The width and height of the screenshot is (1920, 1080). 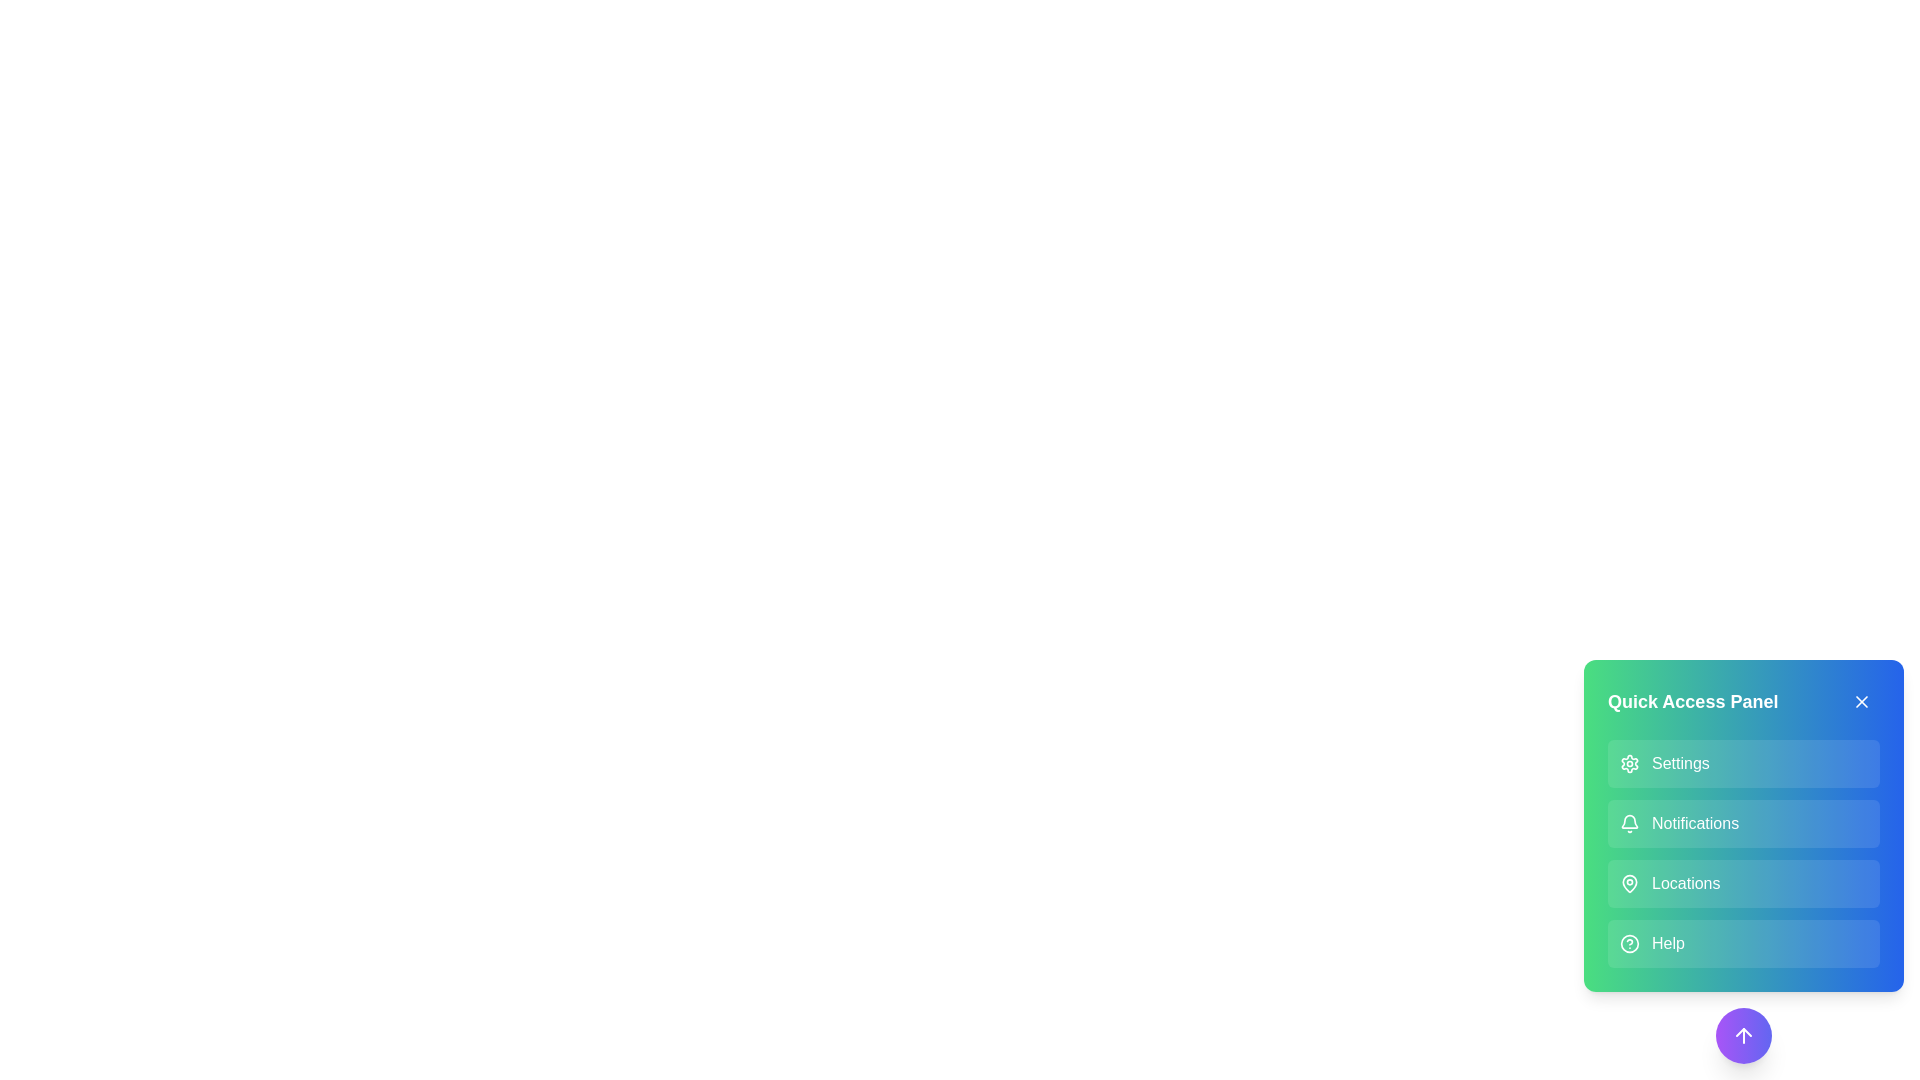 What do you see at coordinates (1742, 763) in the screenshot?
I see `the topmost button in the vertical list of options in the sidebar` at bounding box center [1742, 763].